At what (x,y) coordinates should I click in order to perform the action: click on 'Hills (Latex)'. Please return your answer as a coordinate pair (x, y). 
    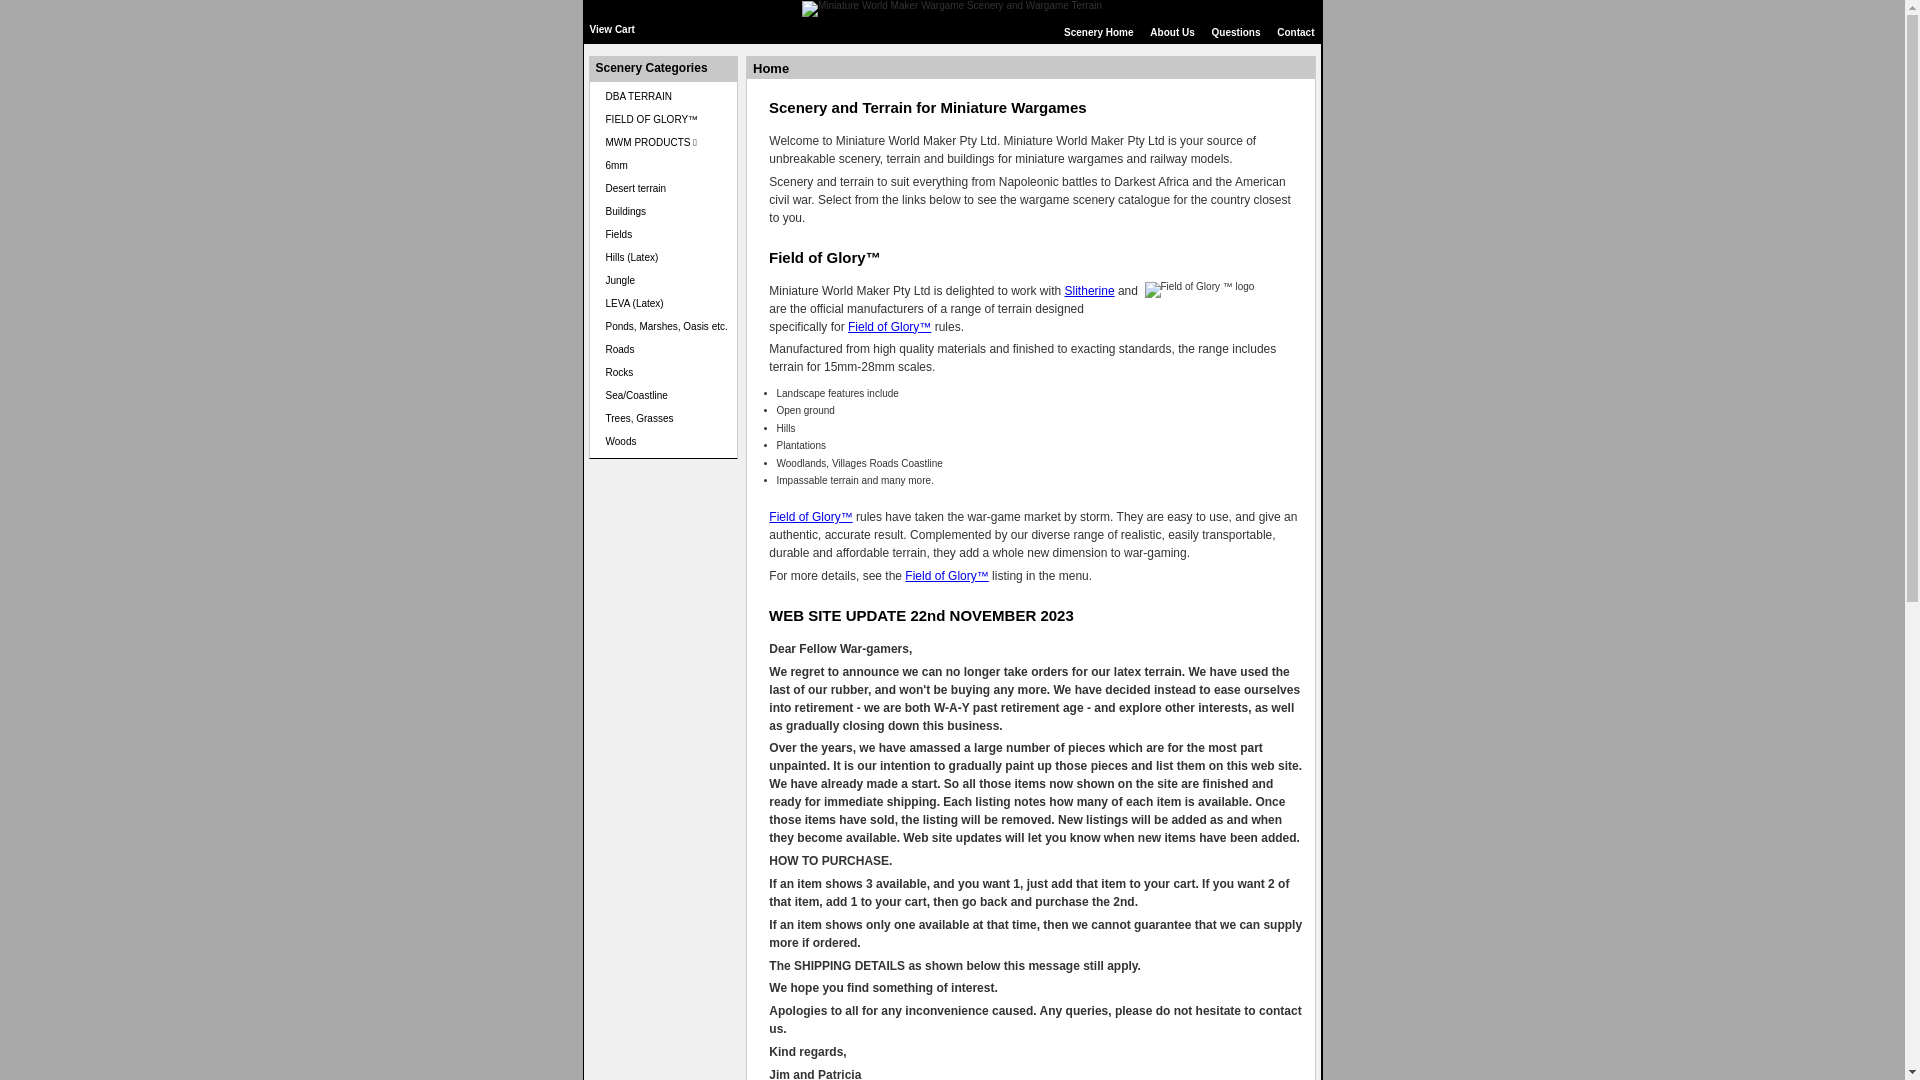
    Looking at the image, I should click on (631, 256).